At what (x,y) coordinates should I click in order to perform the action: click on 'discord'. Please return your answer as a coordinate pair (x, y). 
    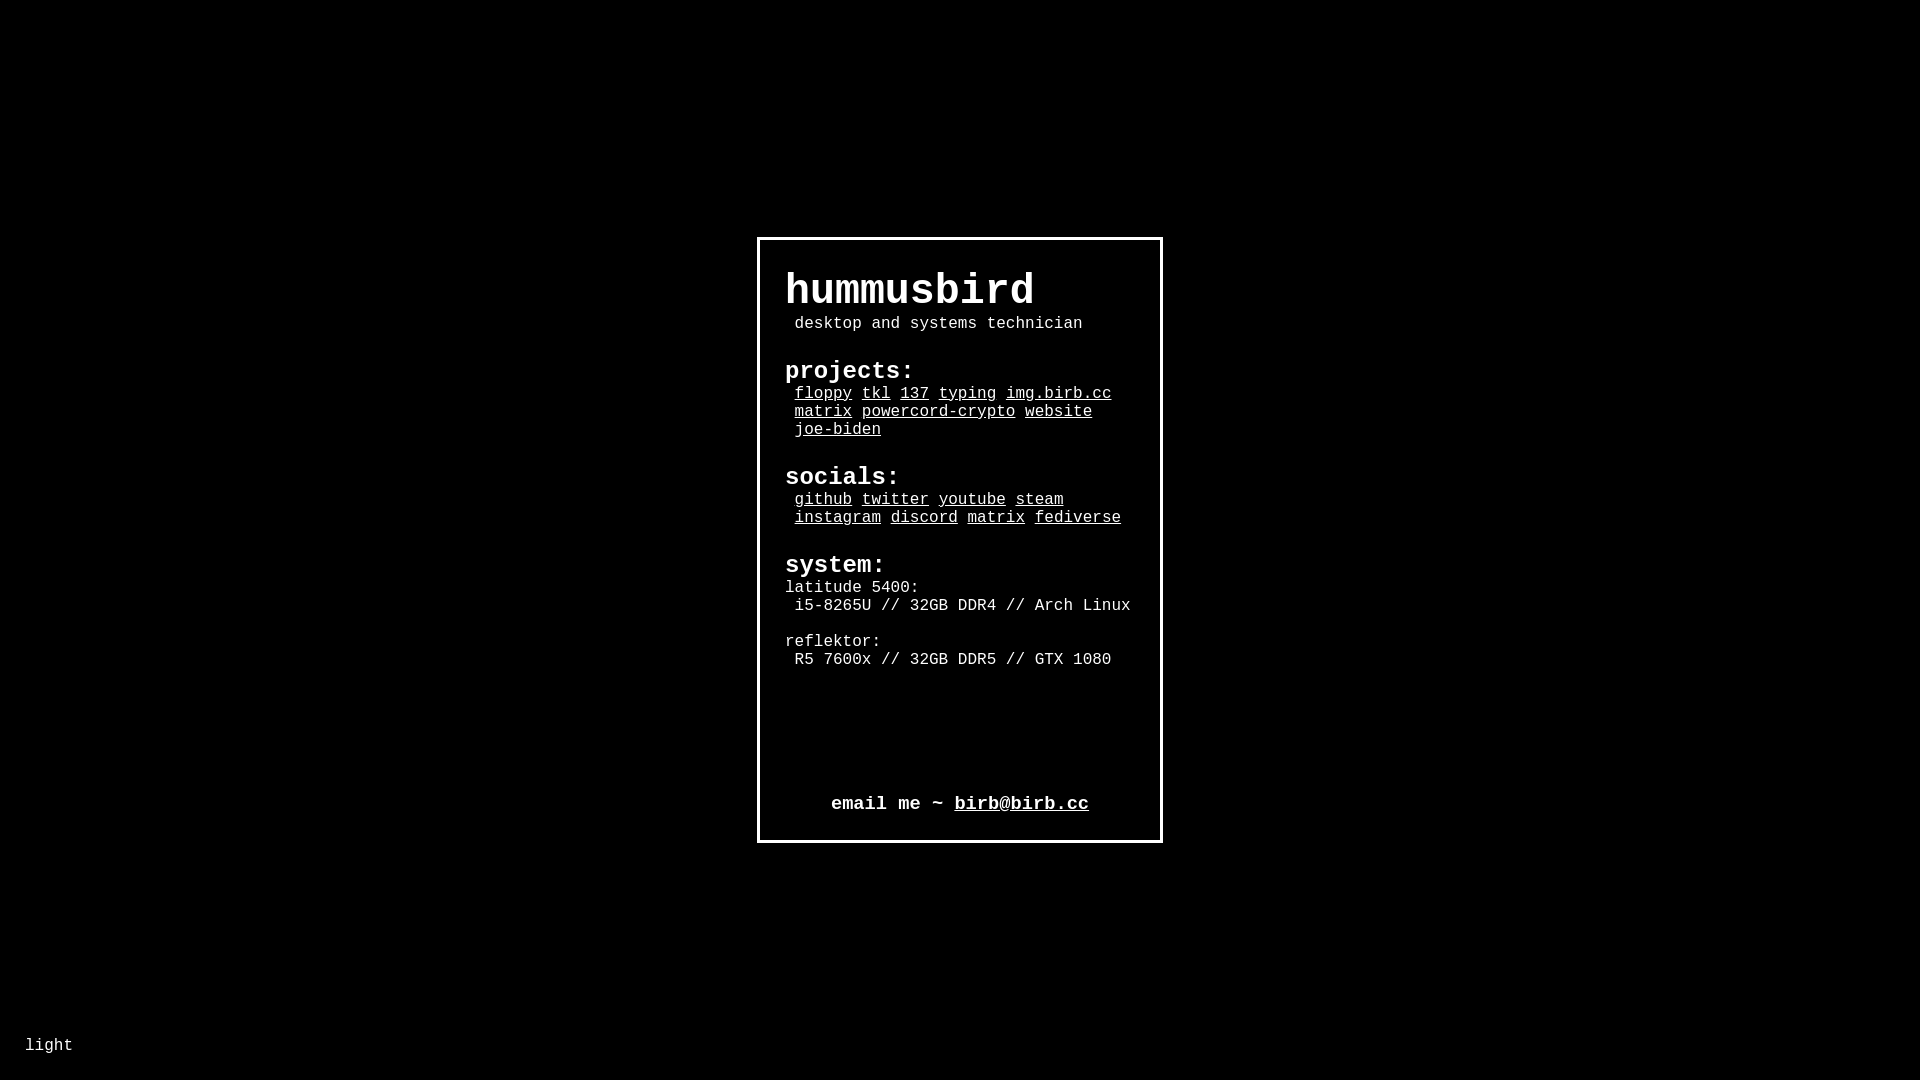
    Looking at the image, I should click on (923, 516).